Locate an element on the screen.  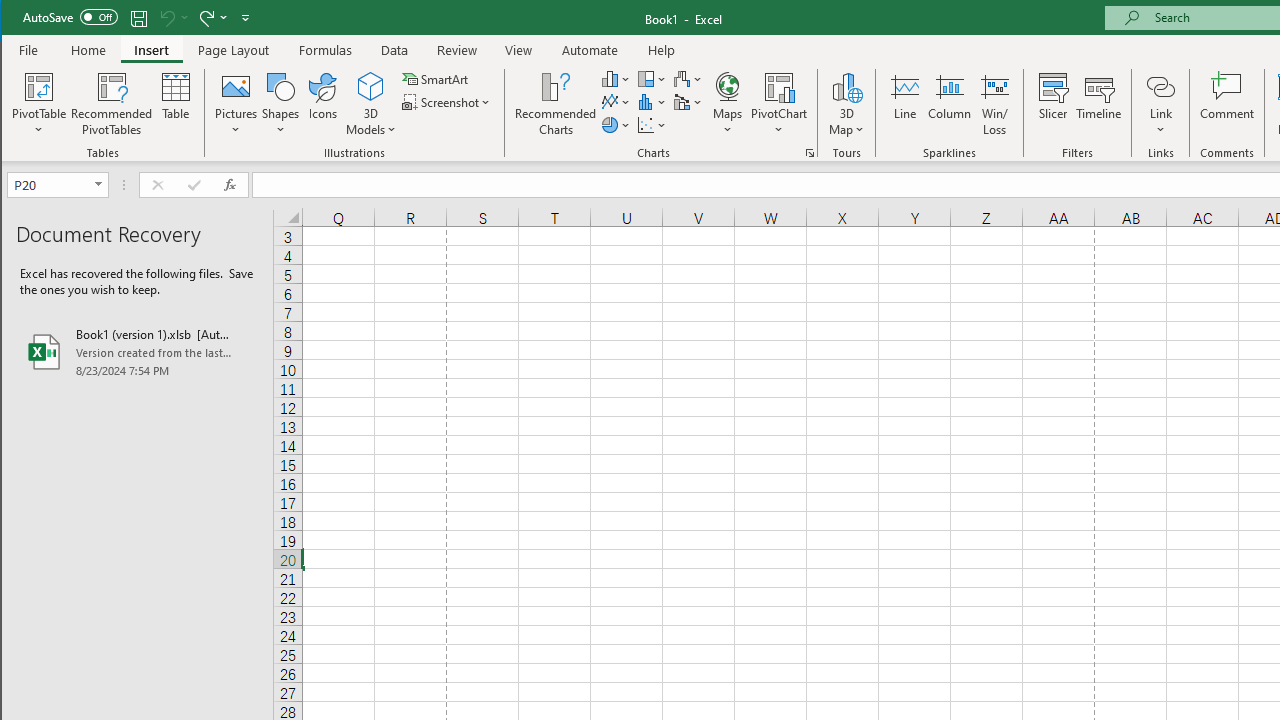
'Maps' is located at coordinates (726, 104).